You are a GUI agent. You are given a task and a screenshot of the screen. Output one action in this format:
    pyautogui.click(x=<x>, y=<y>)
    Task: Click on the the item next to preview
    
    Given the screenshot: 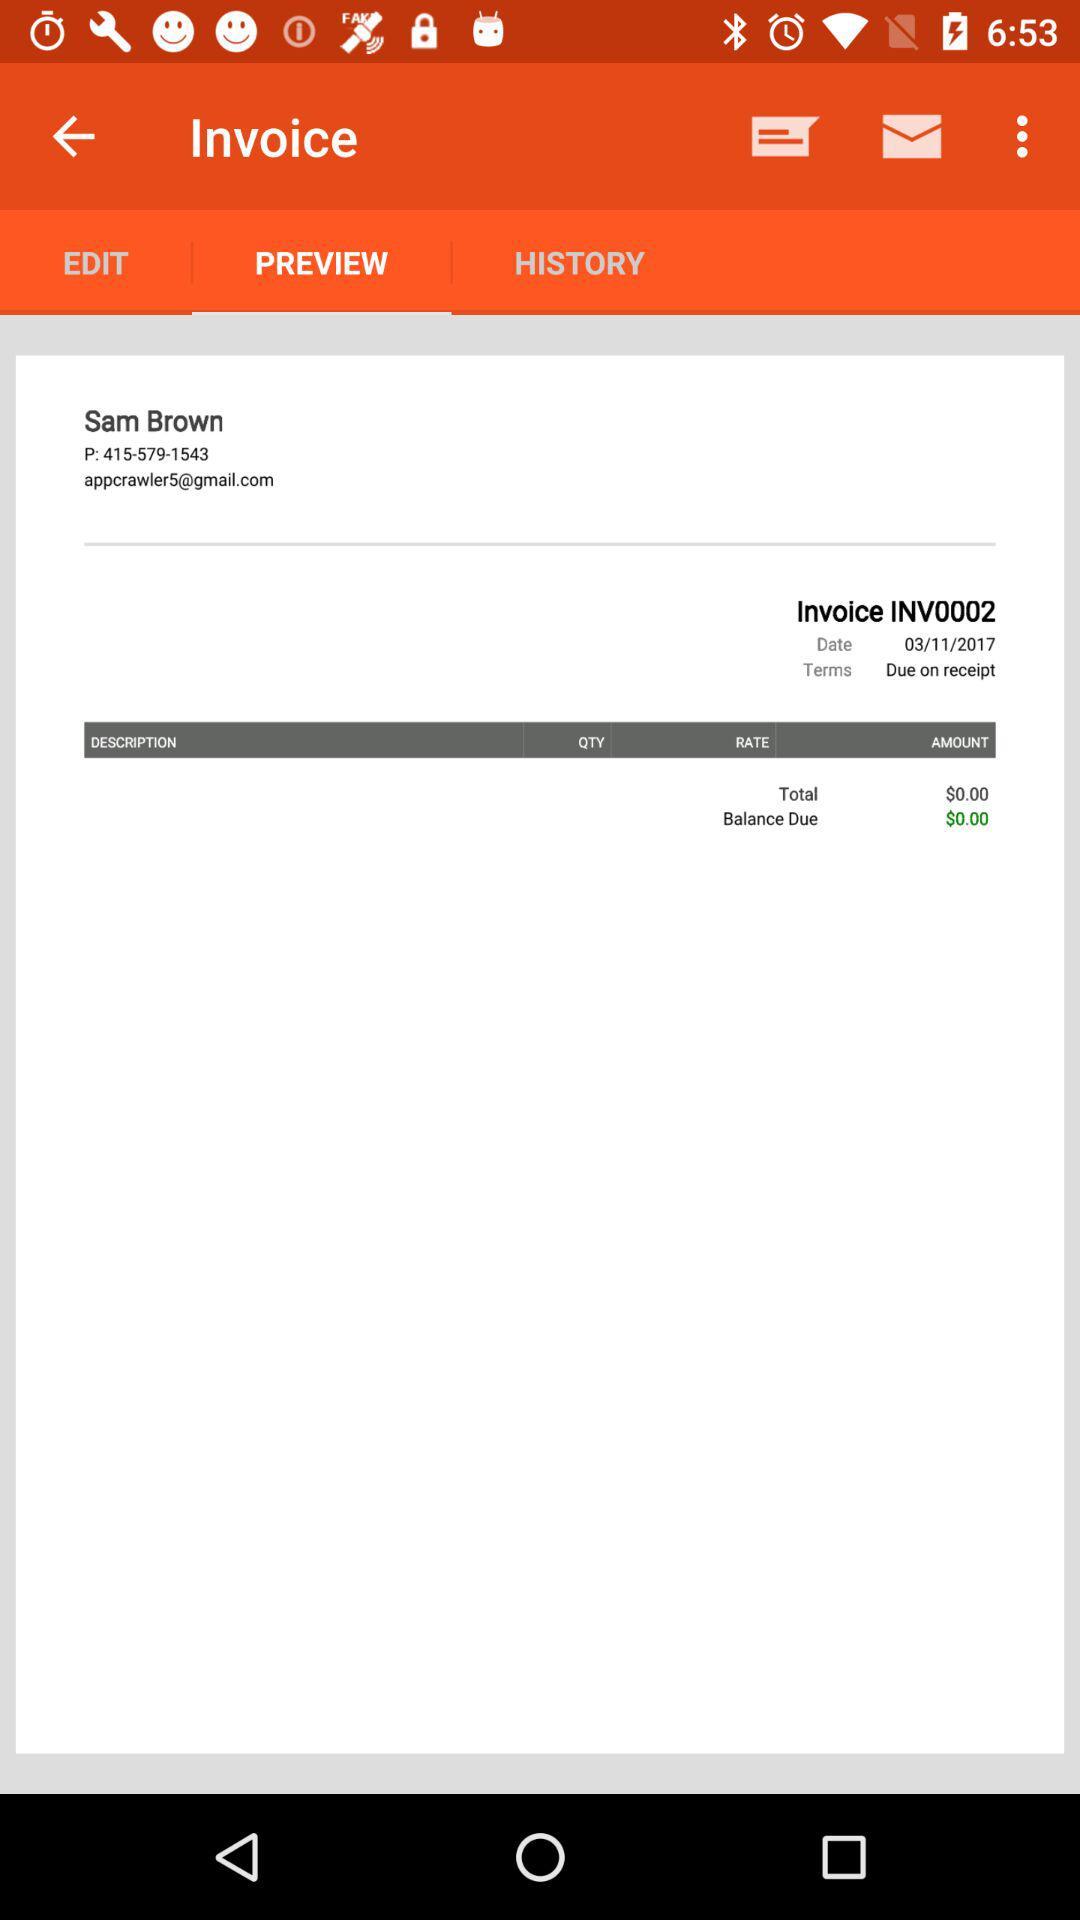 What is the action you would take?
    pyautogui.click(x=96, y=261)
    